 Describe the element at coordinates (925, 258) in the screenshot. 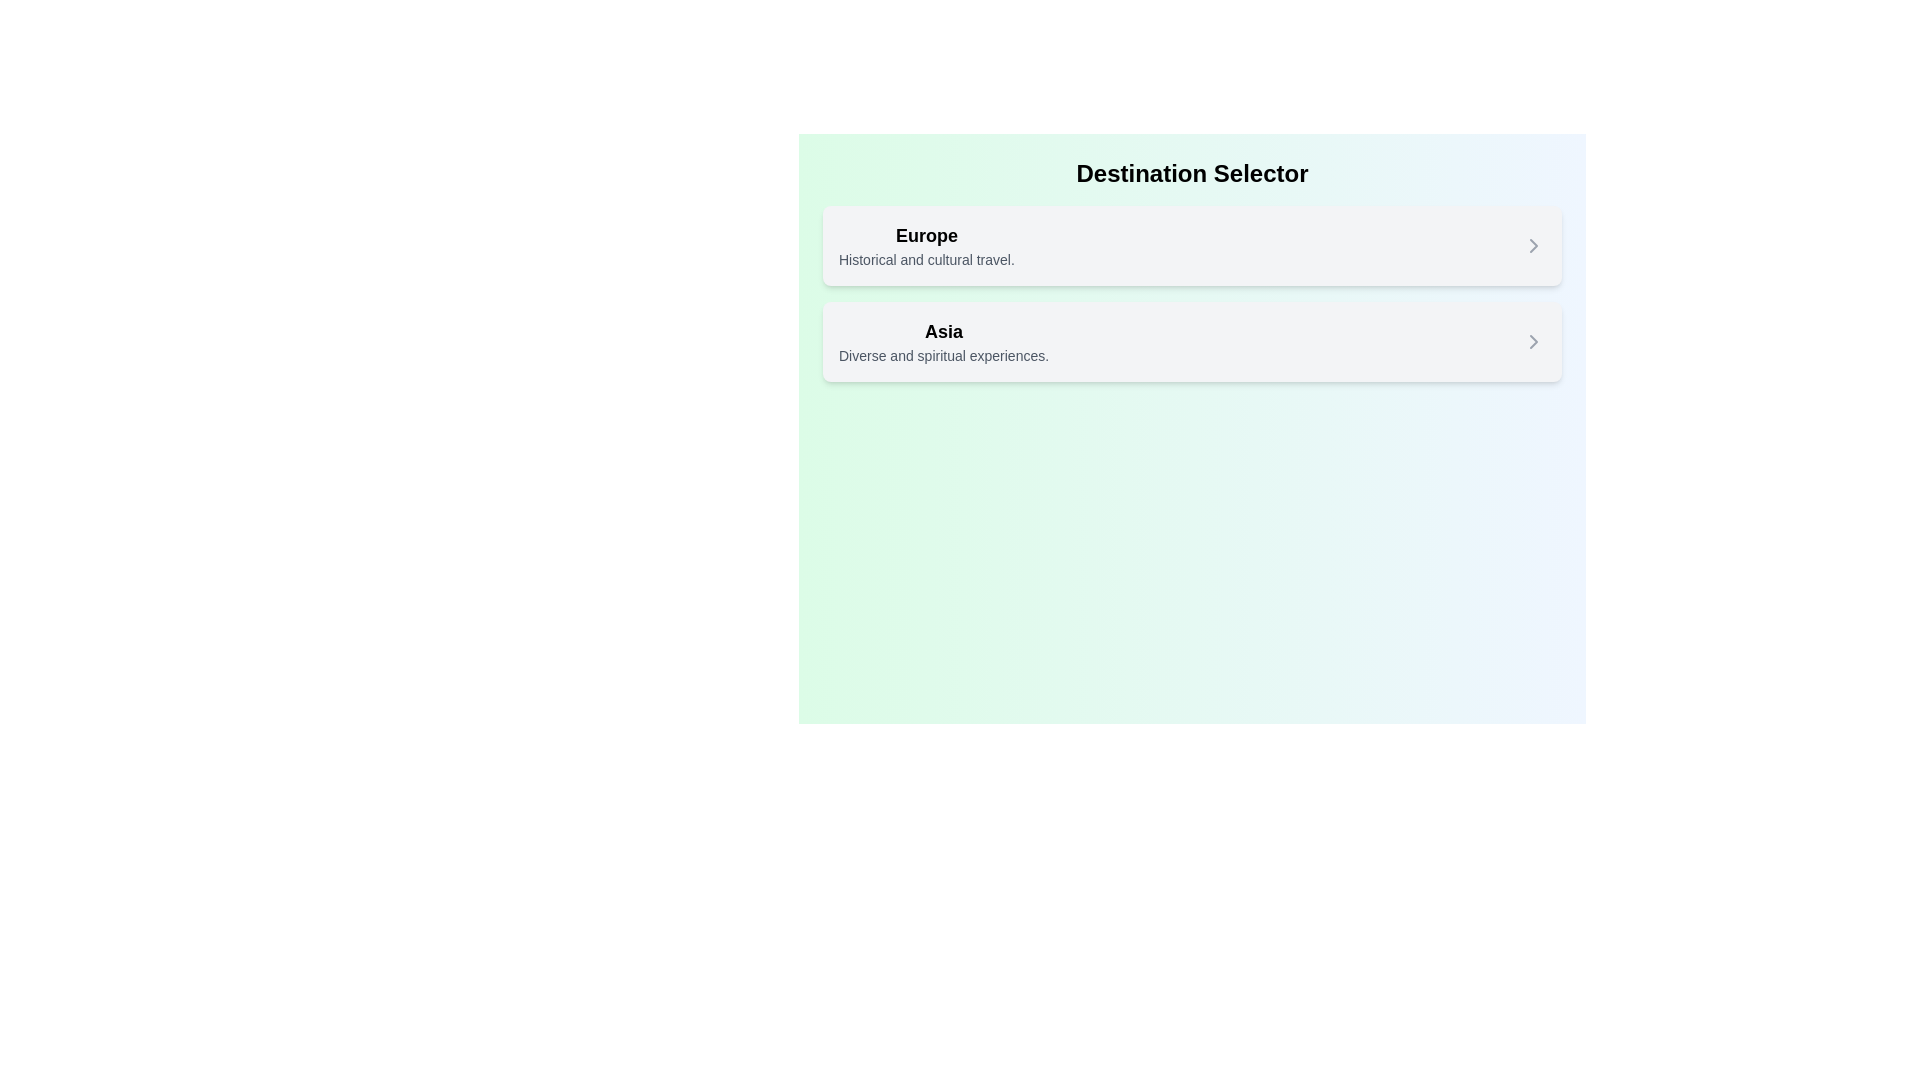

I see `the text label that reads 'Historical and cultural travel.' located directly below the 'Europe' heading, styled in gray font as a subtitle` at that location.